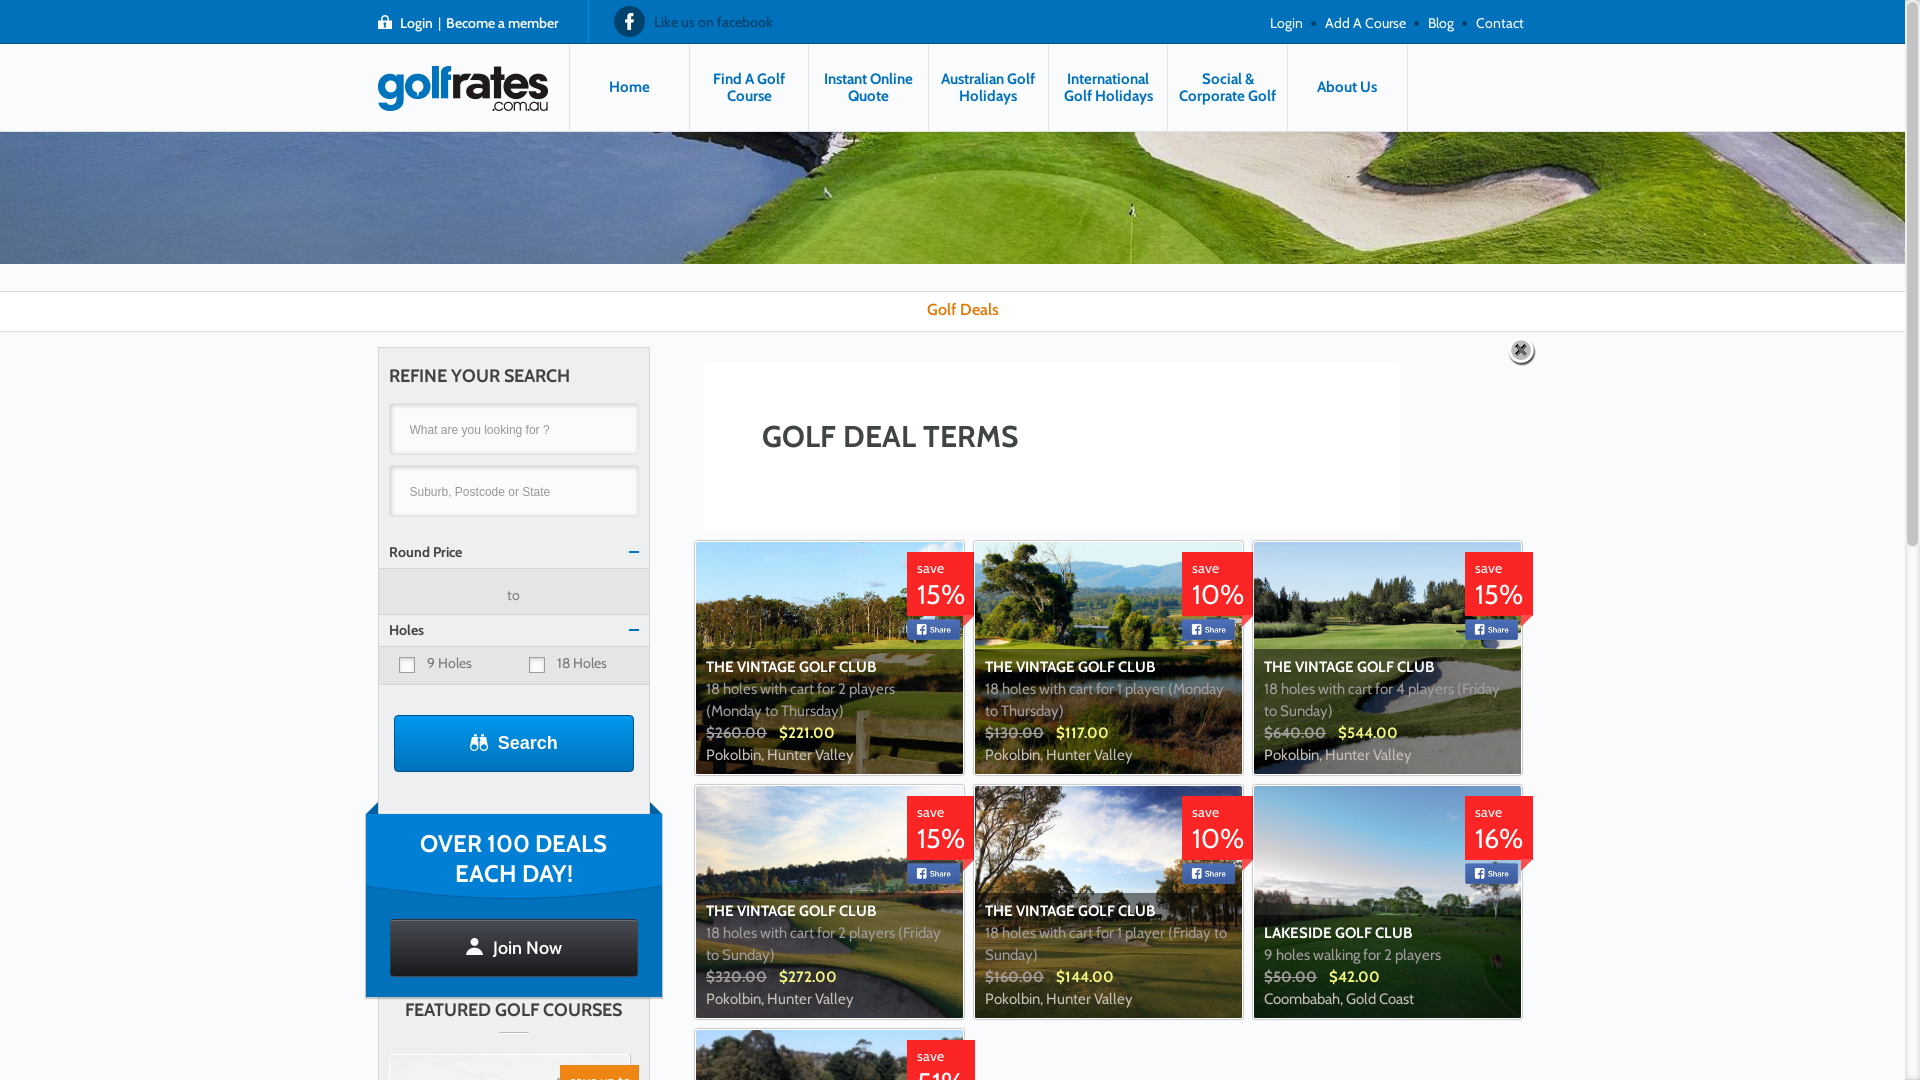  I want to click on 'Join Now', so click(389, 947).